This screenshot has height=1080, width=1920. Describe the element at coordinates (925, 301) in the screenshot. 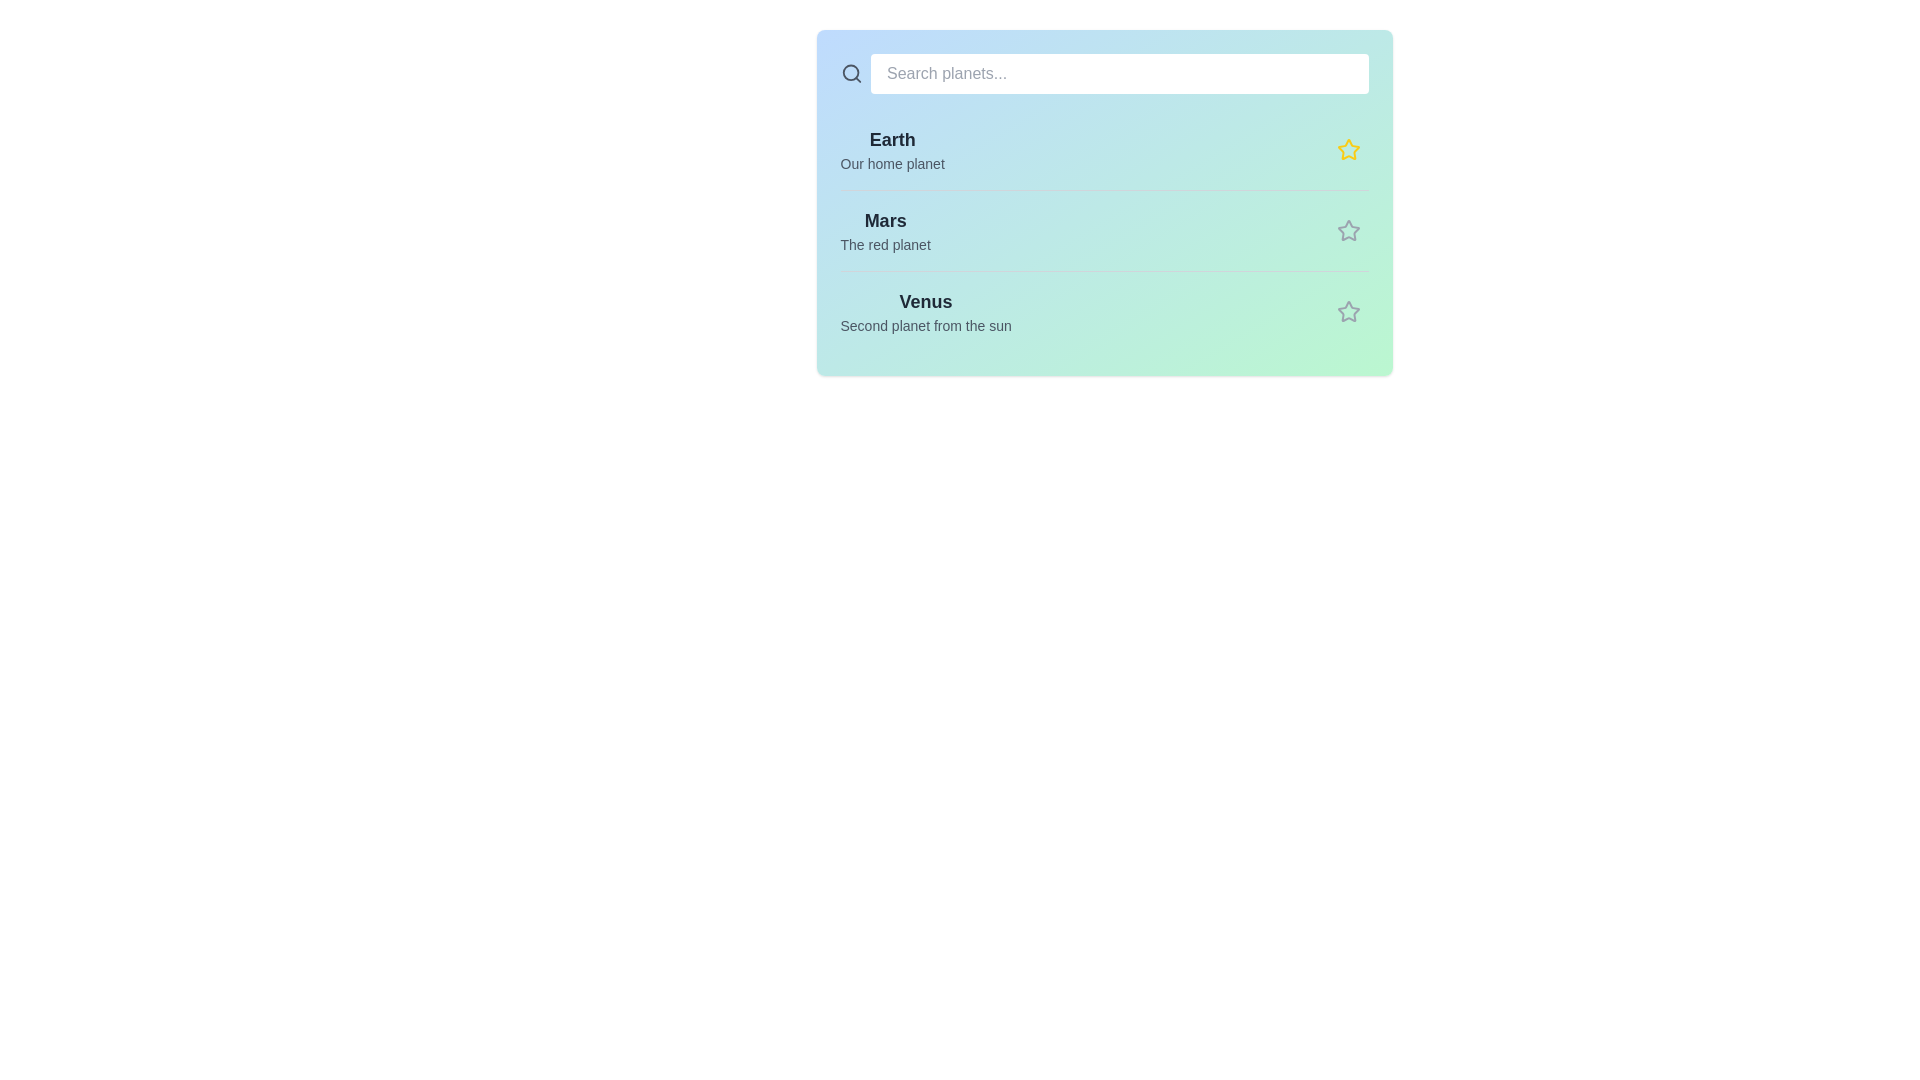

I see `the title of the list item corresponding to Venus` at that location.